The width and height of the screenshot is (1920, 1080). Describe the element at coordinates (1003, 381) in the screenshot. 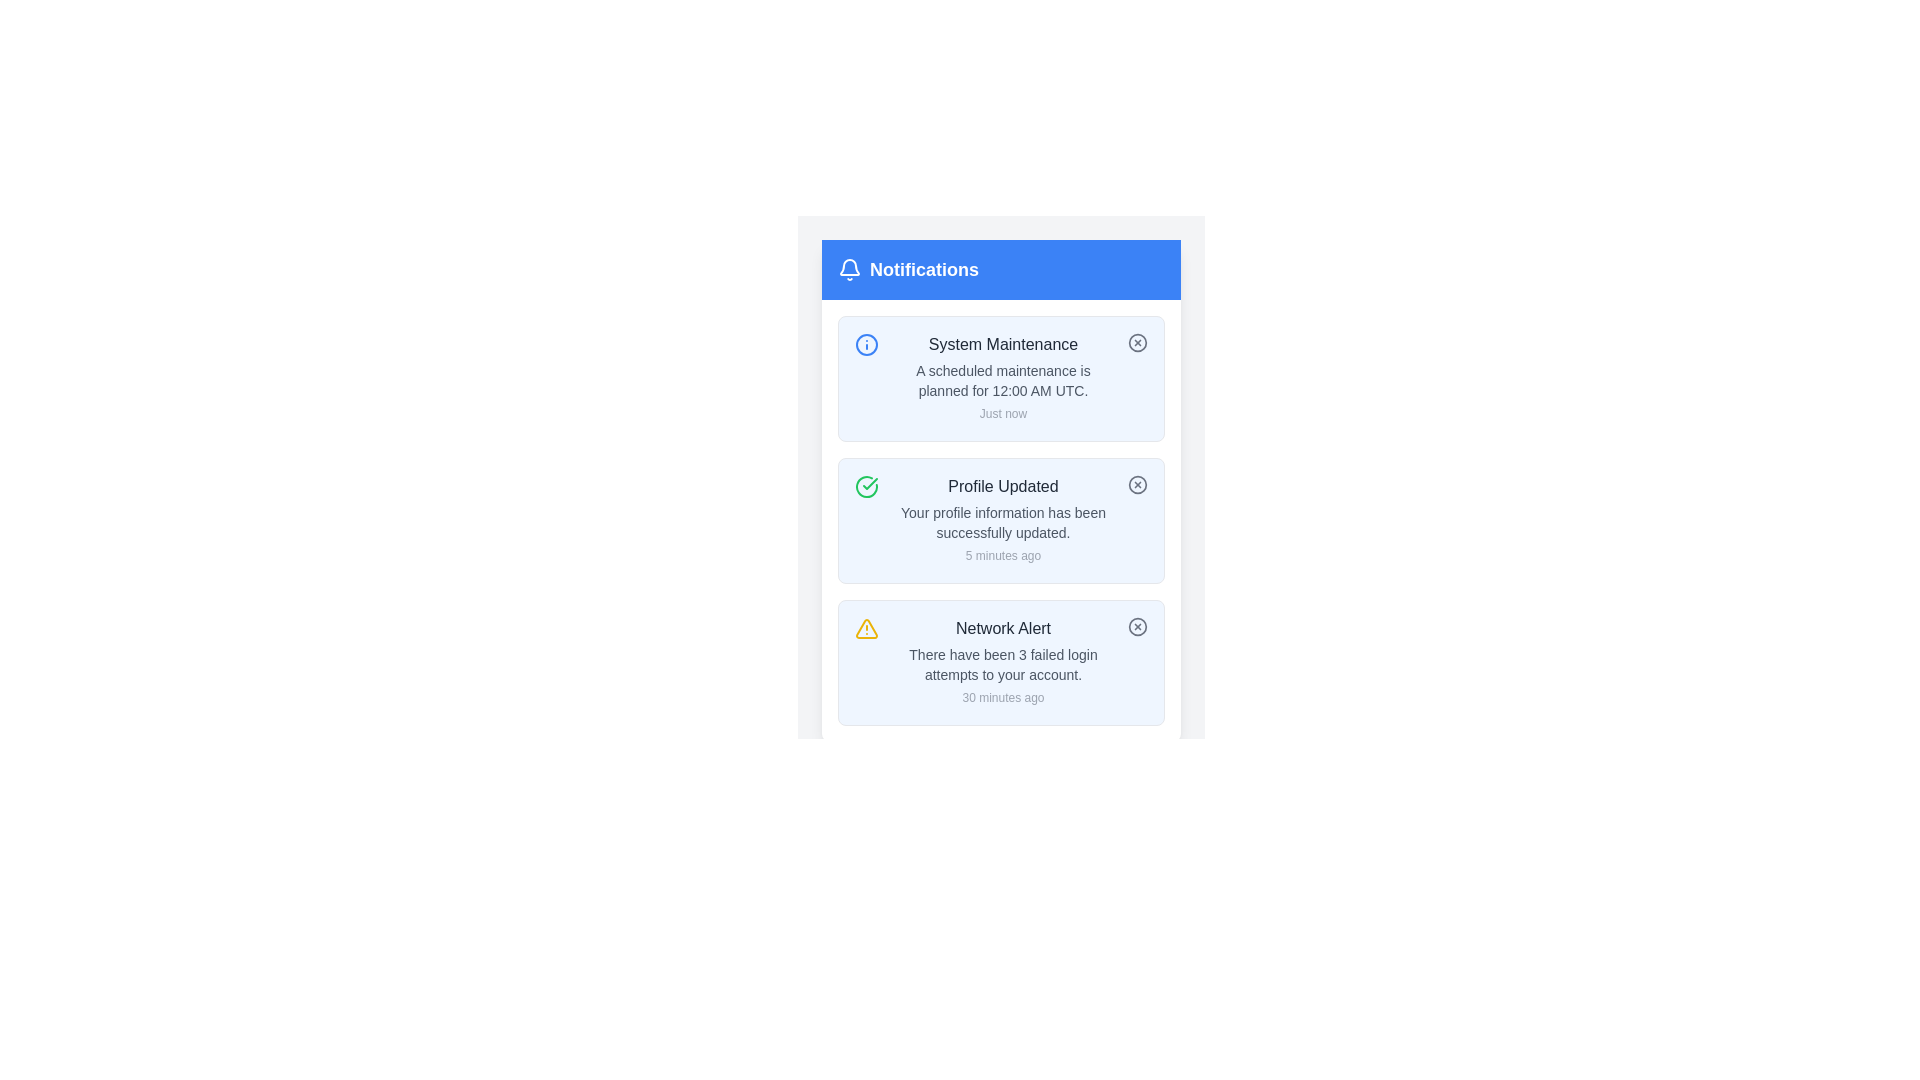

I see `the text stating 'A scheduled maintenance is planned for 12:00 AM UTC.' located in the uppermost notification card beneath the 'System Maintenance' heading` at that location.